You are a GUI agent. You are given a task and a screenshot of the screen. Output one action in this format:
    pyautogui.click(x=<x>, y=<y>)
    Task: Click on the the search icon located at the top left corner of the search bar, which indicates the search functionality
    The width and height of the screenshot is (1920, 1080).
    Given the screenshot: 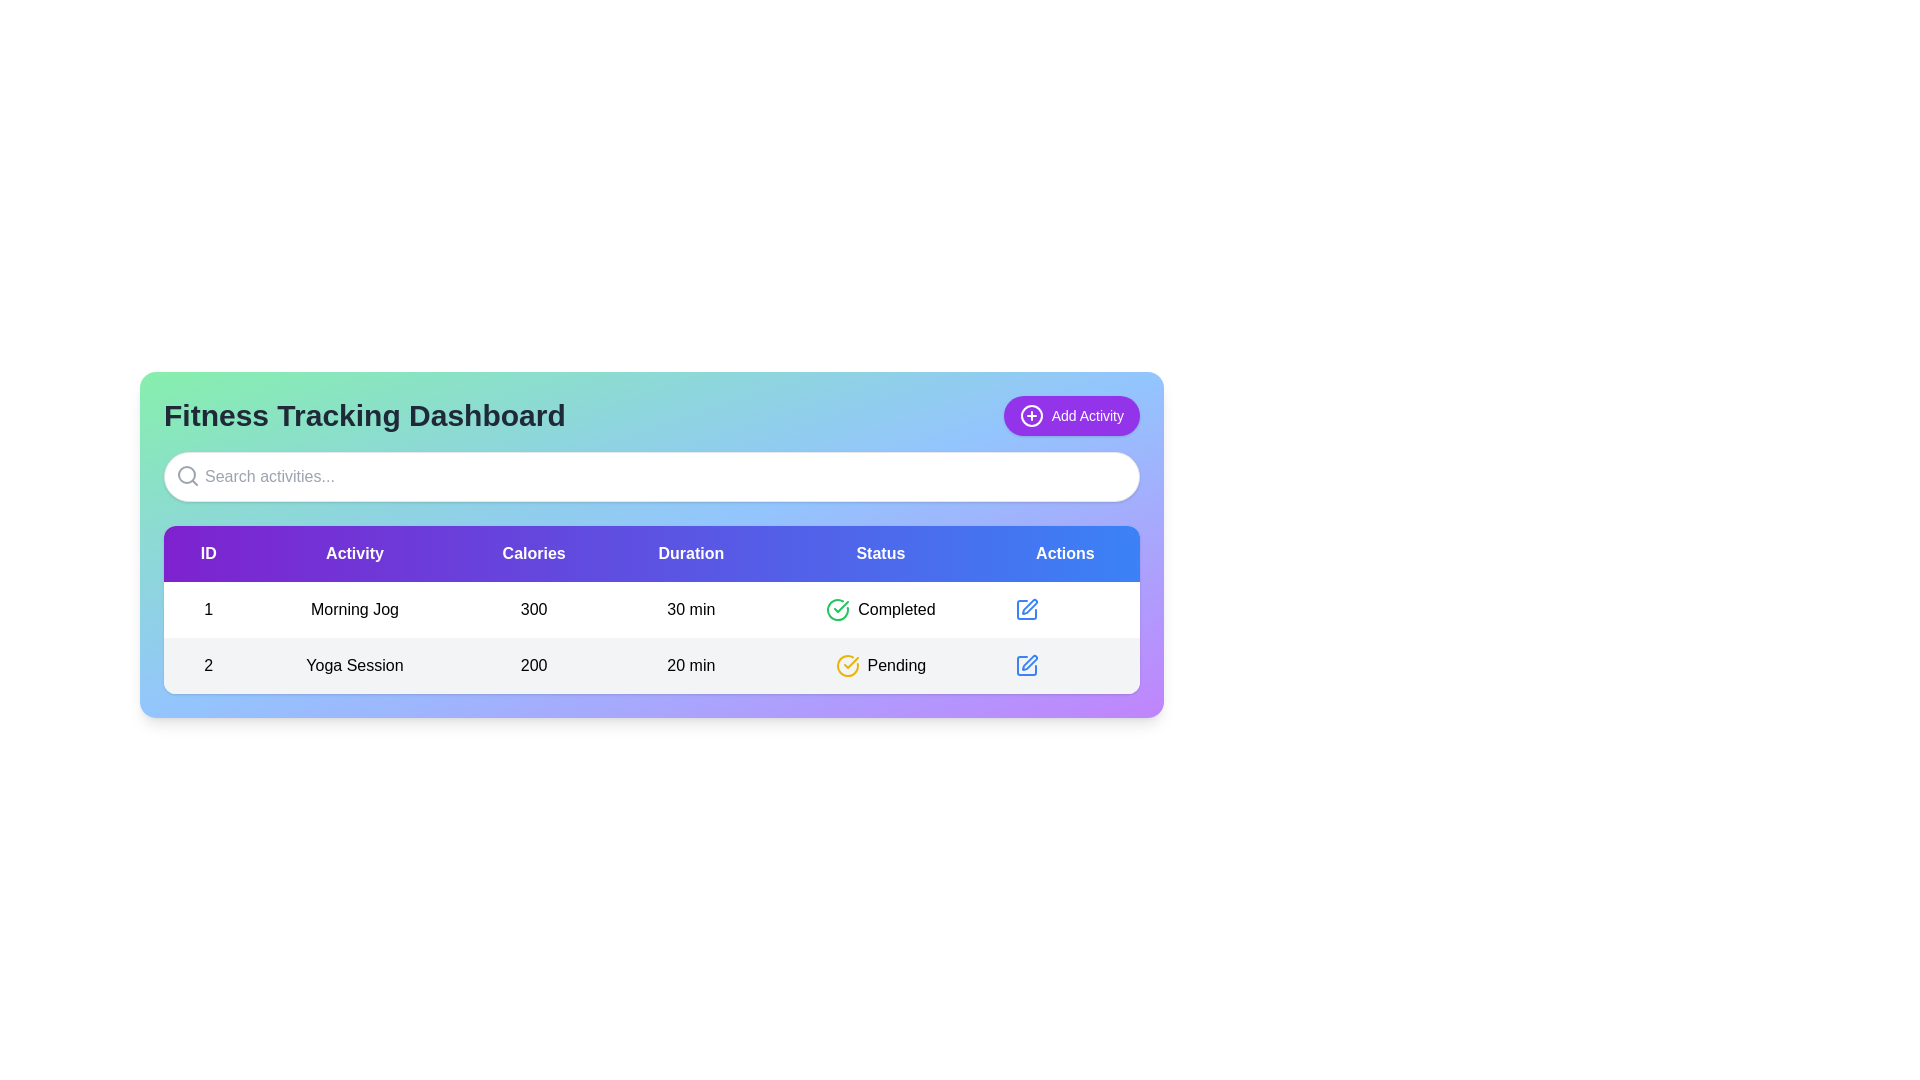 What is the action you would take?
    pyautogui.click(x=187, y=475)
    